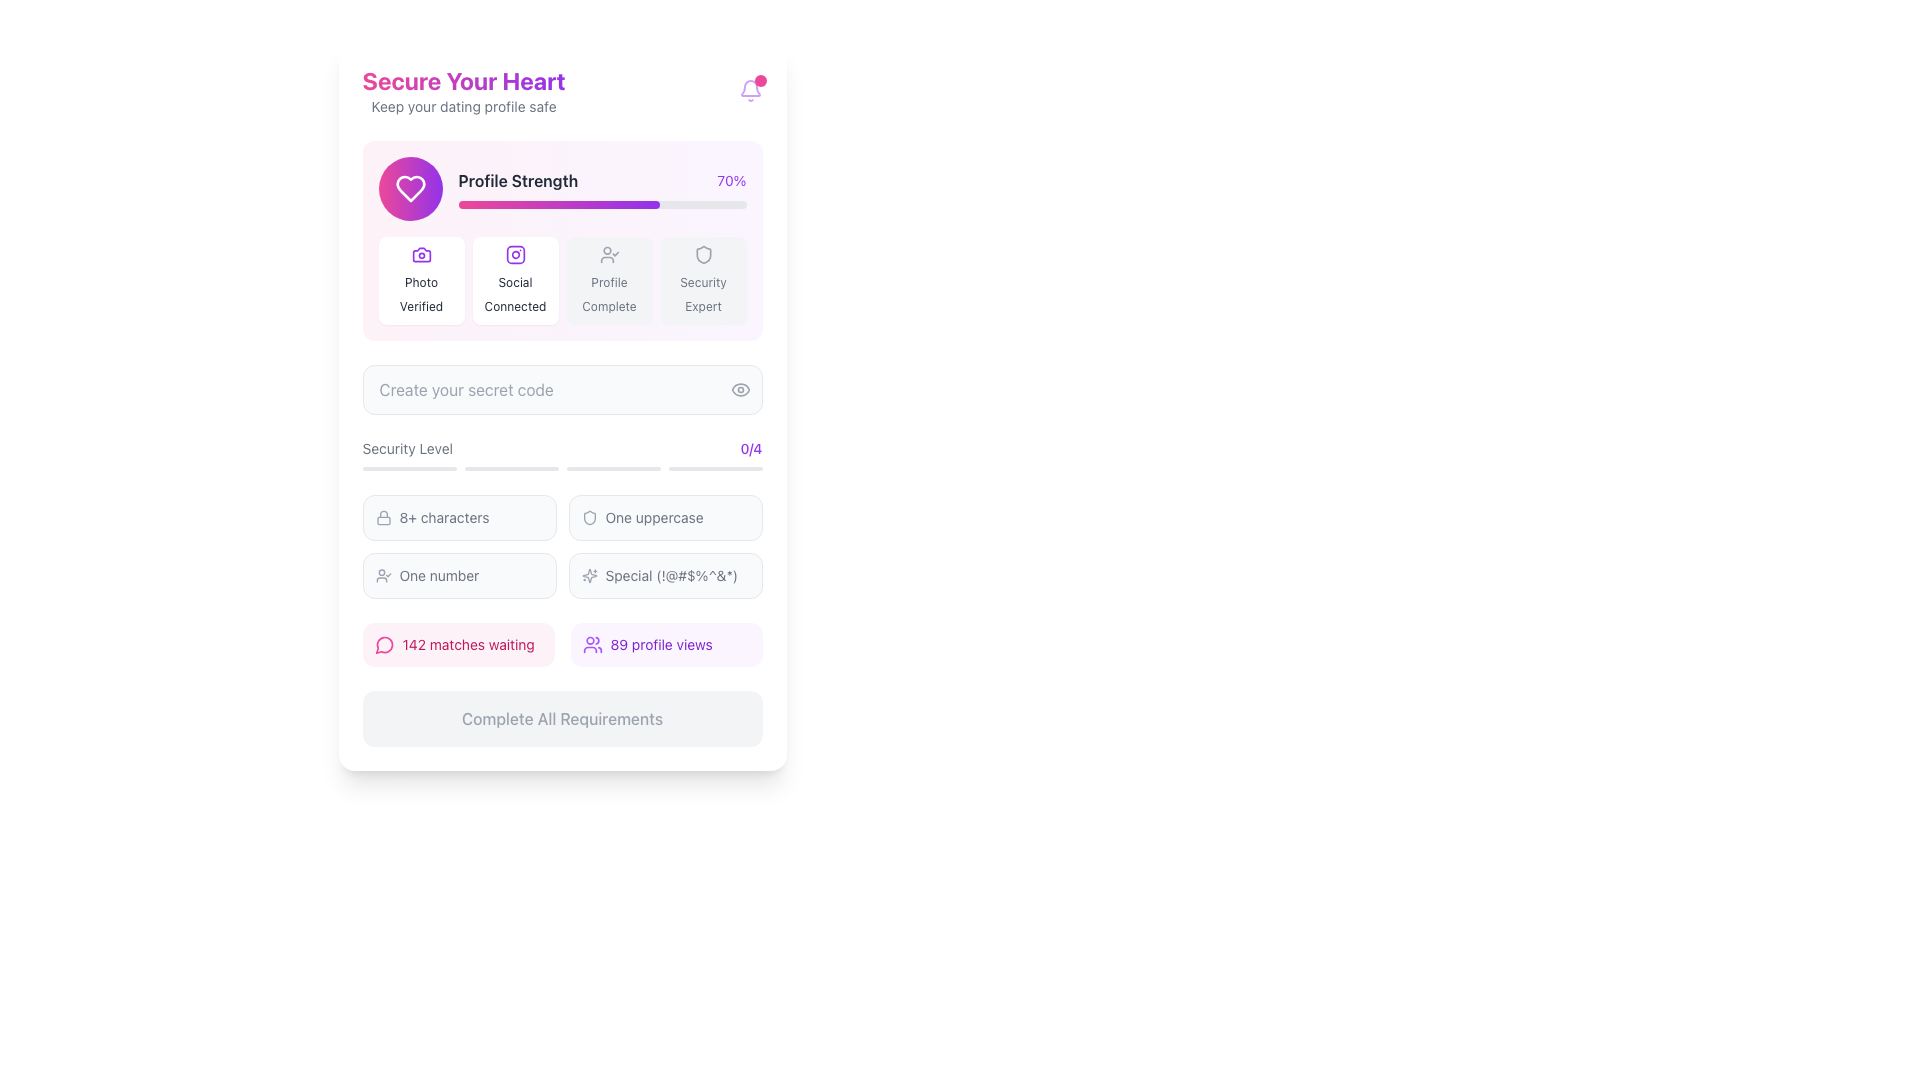 Image resolution: width=1920 pixels, height=1080 pixels. Describe the element at coordinates (561, 717) in the screenshot. I see `text on the button labeled 'Complete All Requirements', which is a rectangular button with rounded corners located at the bottom of the layout` at that location.